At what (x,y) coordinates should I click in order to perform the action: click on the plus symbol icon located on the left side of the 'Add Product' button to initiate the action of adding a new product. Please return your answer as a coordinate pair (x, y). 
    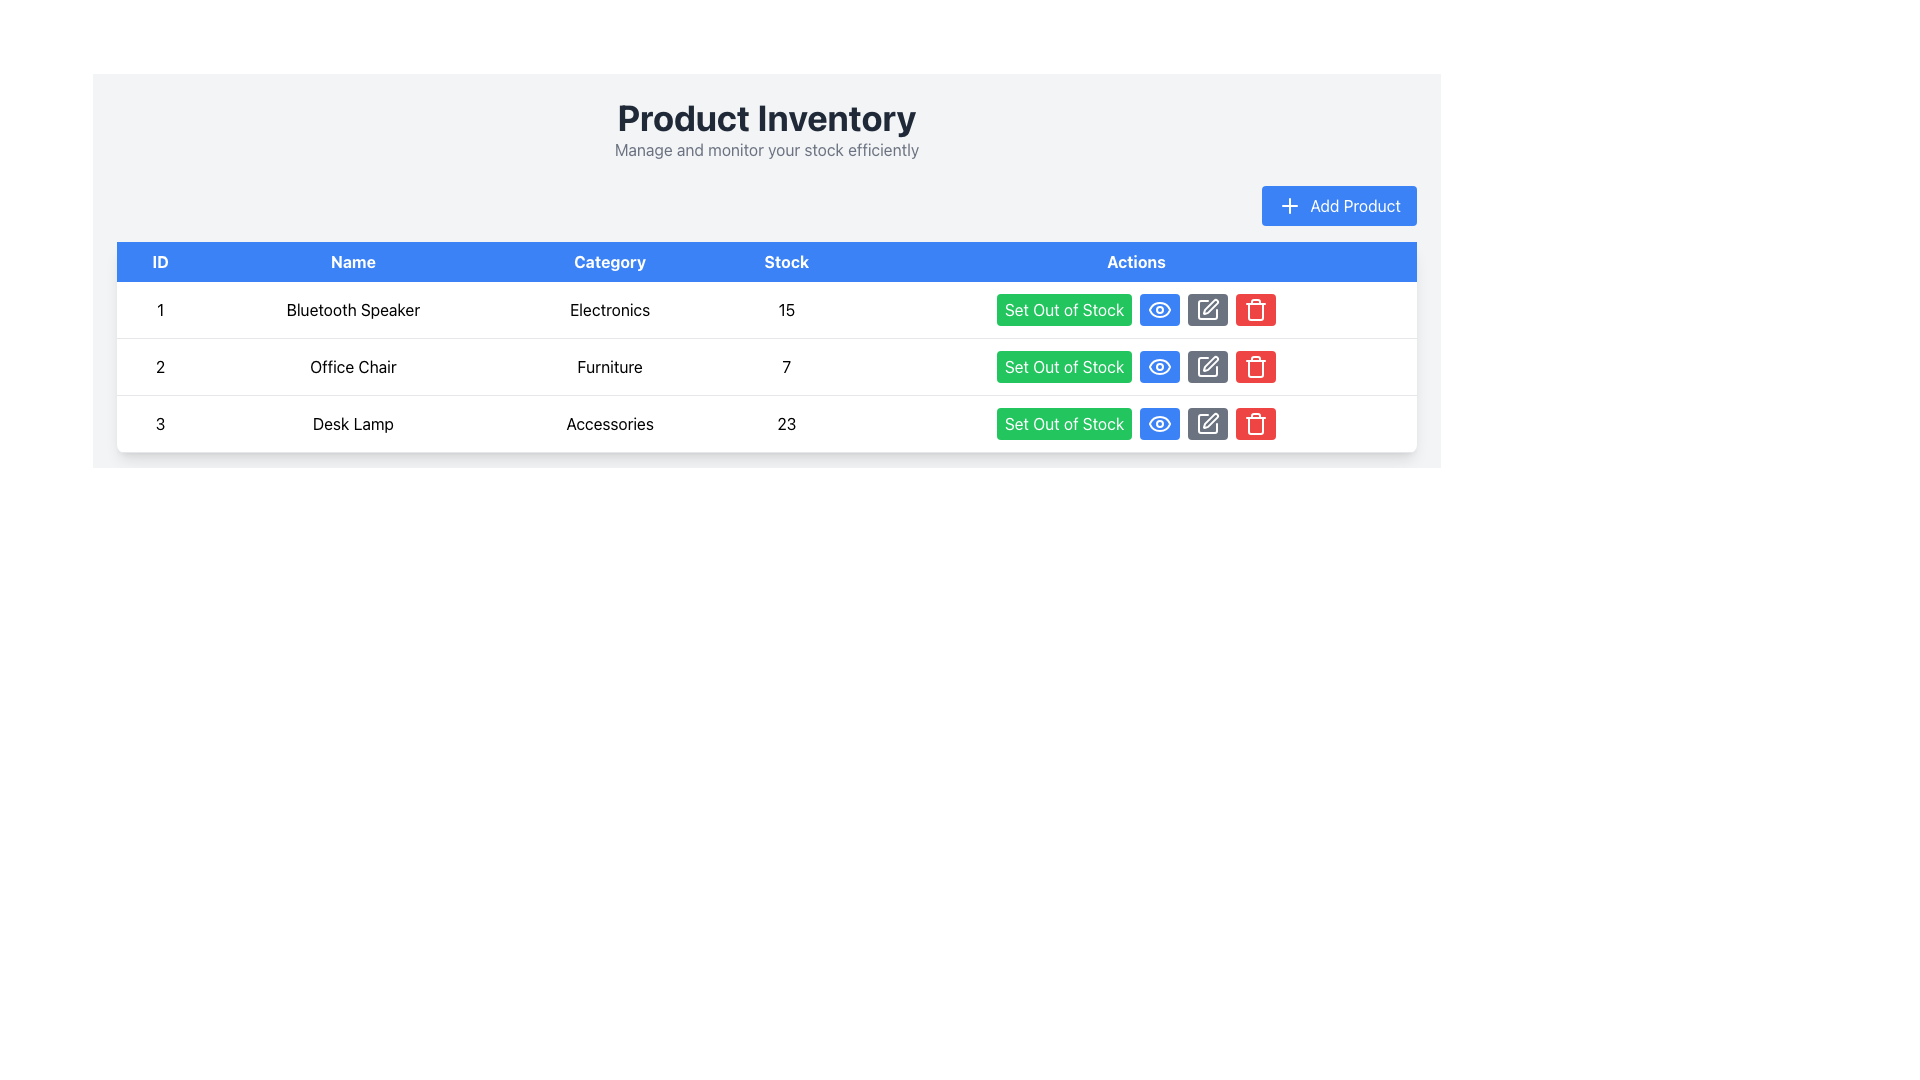
    Looking at the image, I should click on (1290, 205).